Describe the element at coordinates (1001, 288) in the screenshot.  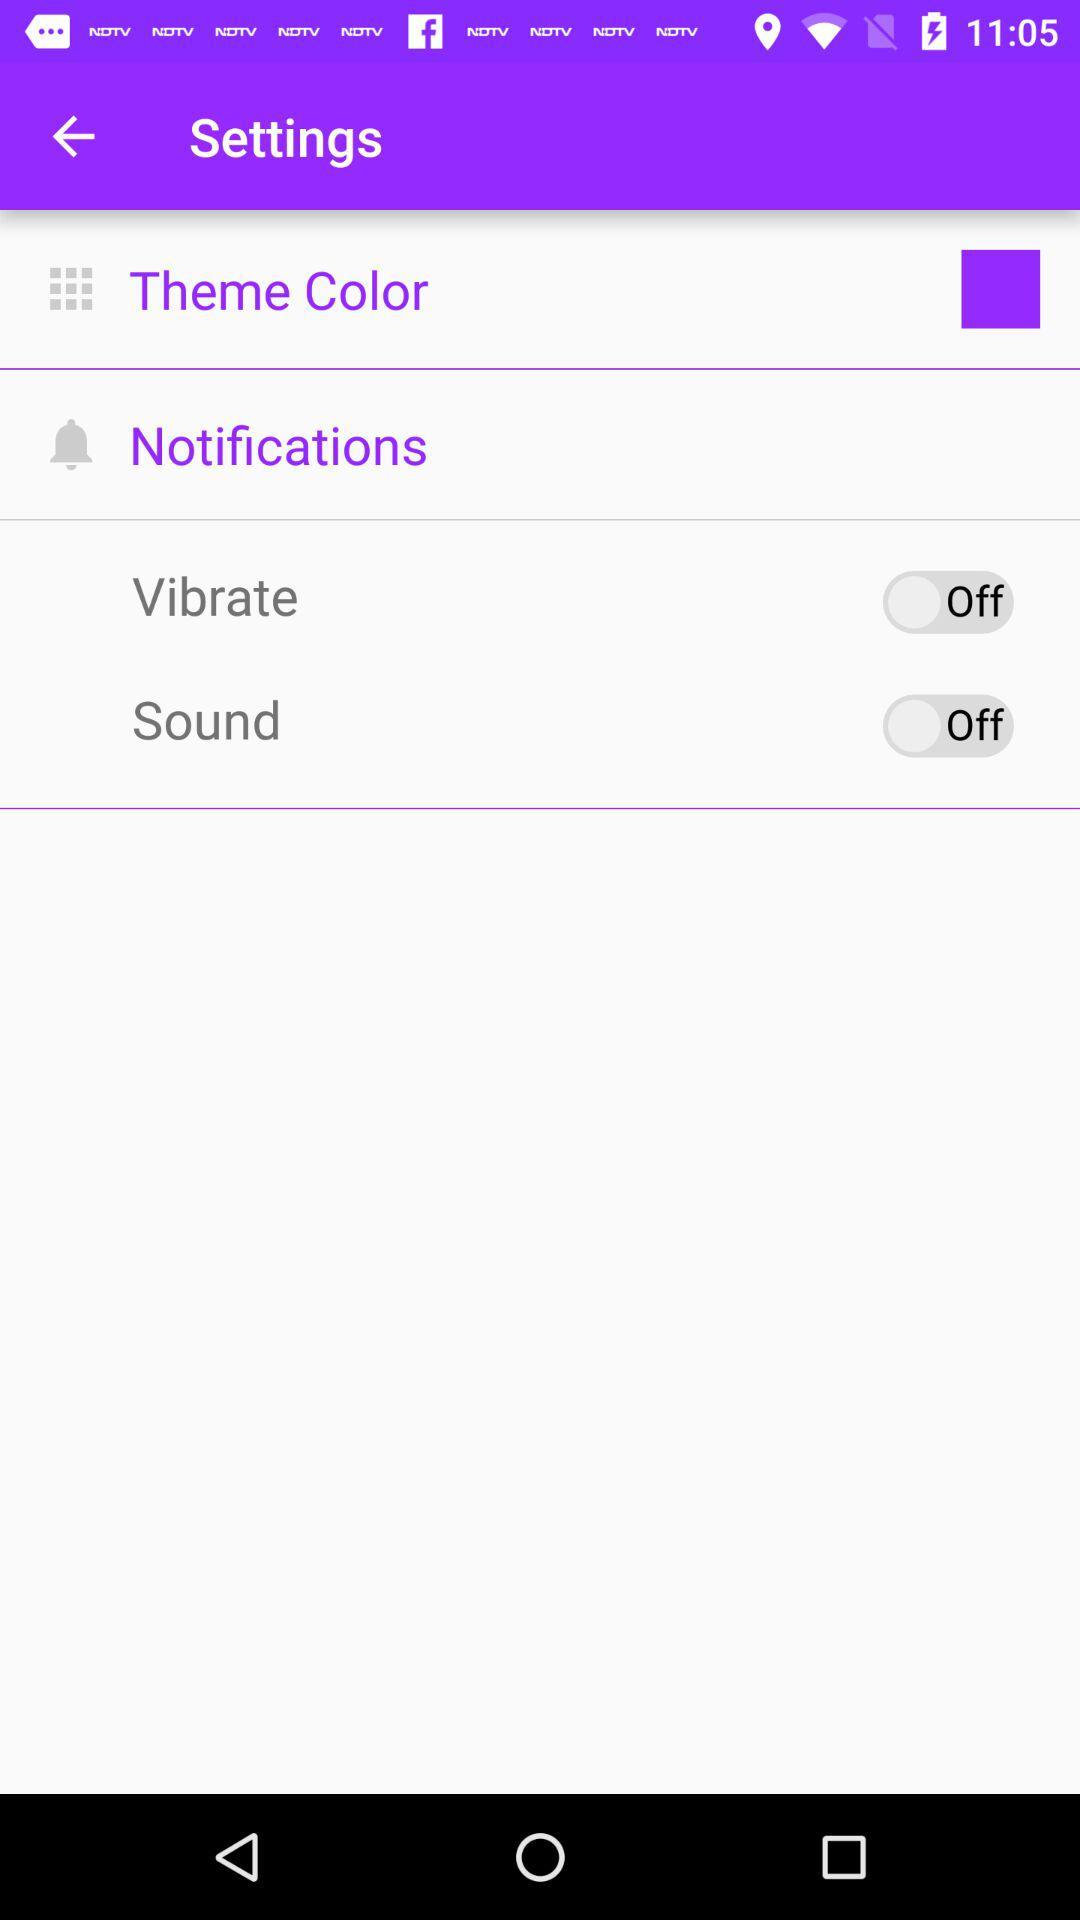
I see `the box which is to the right side of the theme color` at that location.